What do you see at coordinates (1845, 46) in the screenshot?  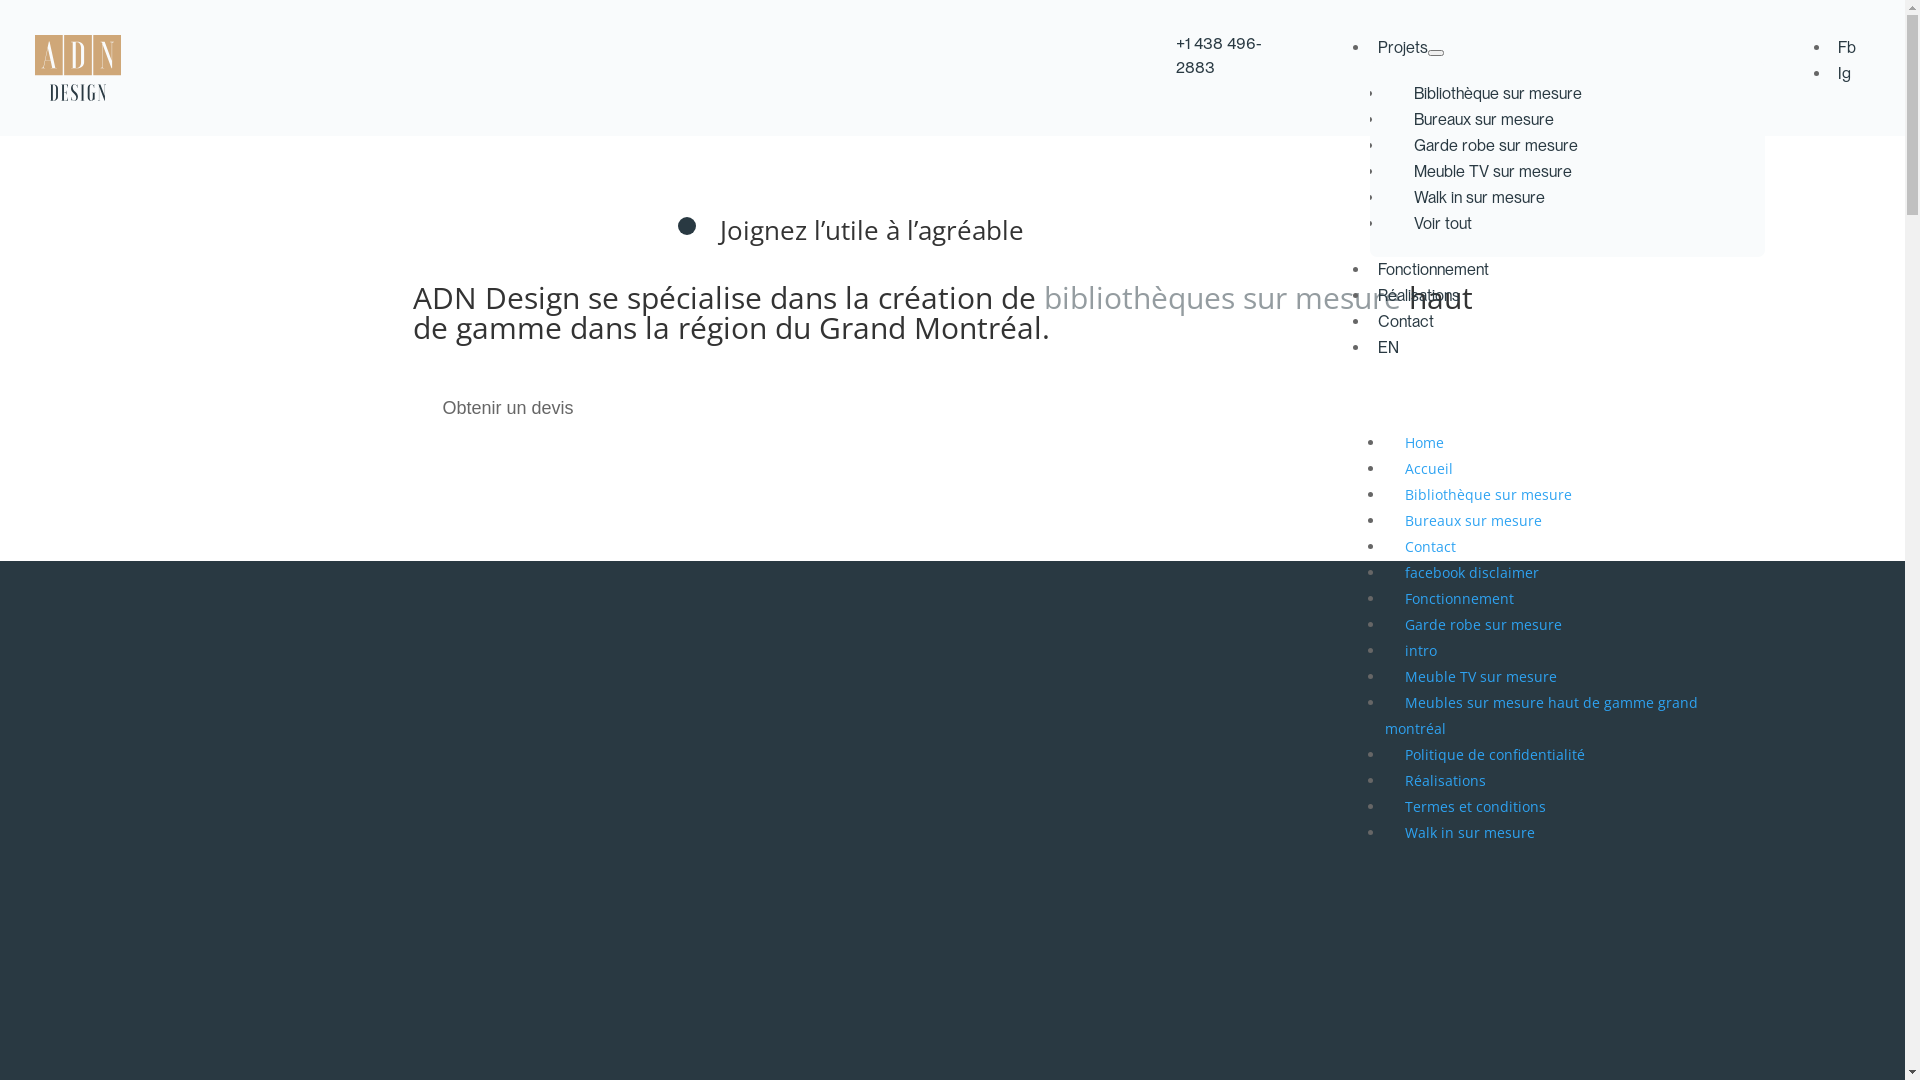 I see `'Fb'` at bounding box center [1845, 46].